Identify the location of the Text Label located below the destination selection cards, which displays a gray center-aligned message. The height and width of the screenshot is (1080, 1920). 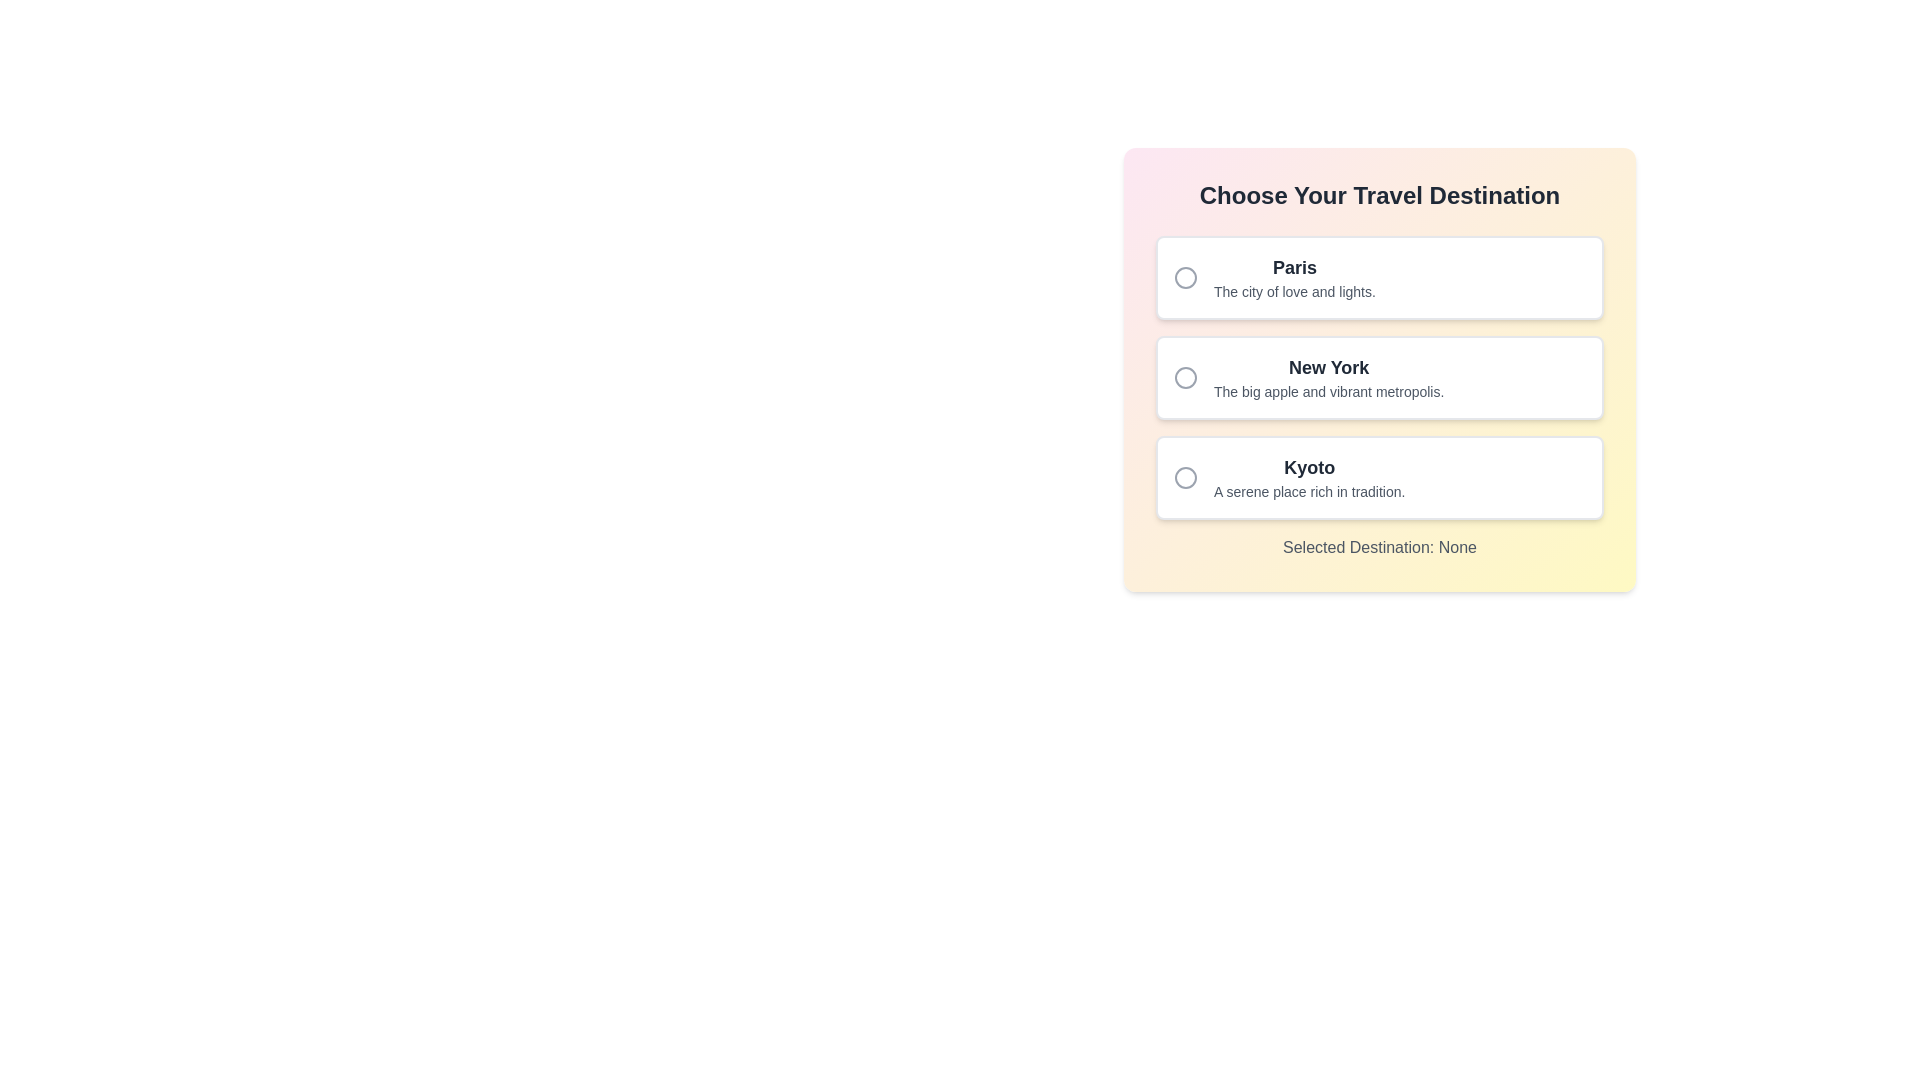
(1379, 547).